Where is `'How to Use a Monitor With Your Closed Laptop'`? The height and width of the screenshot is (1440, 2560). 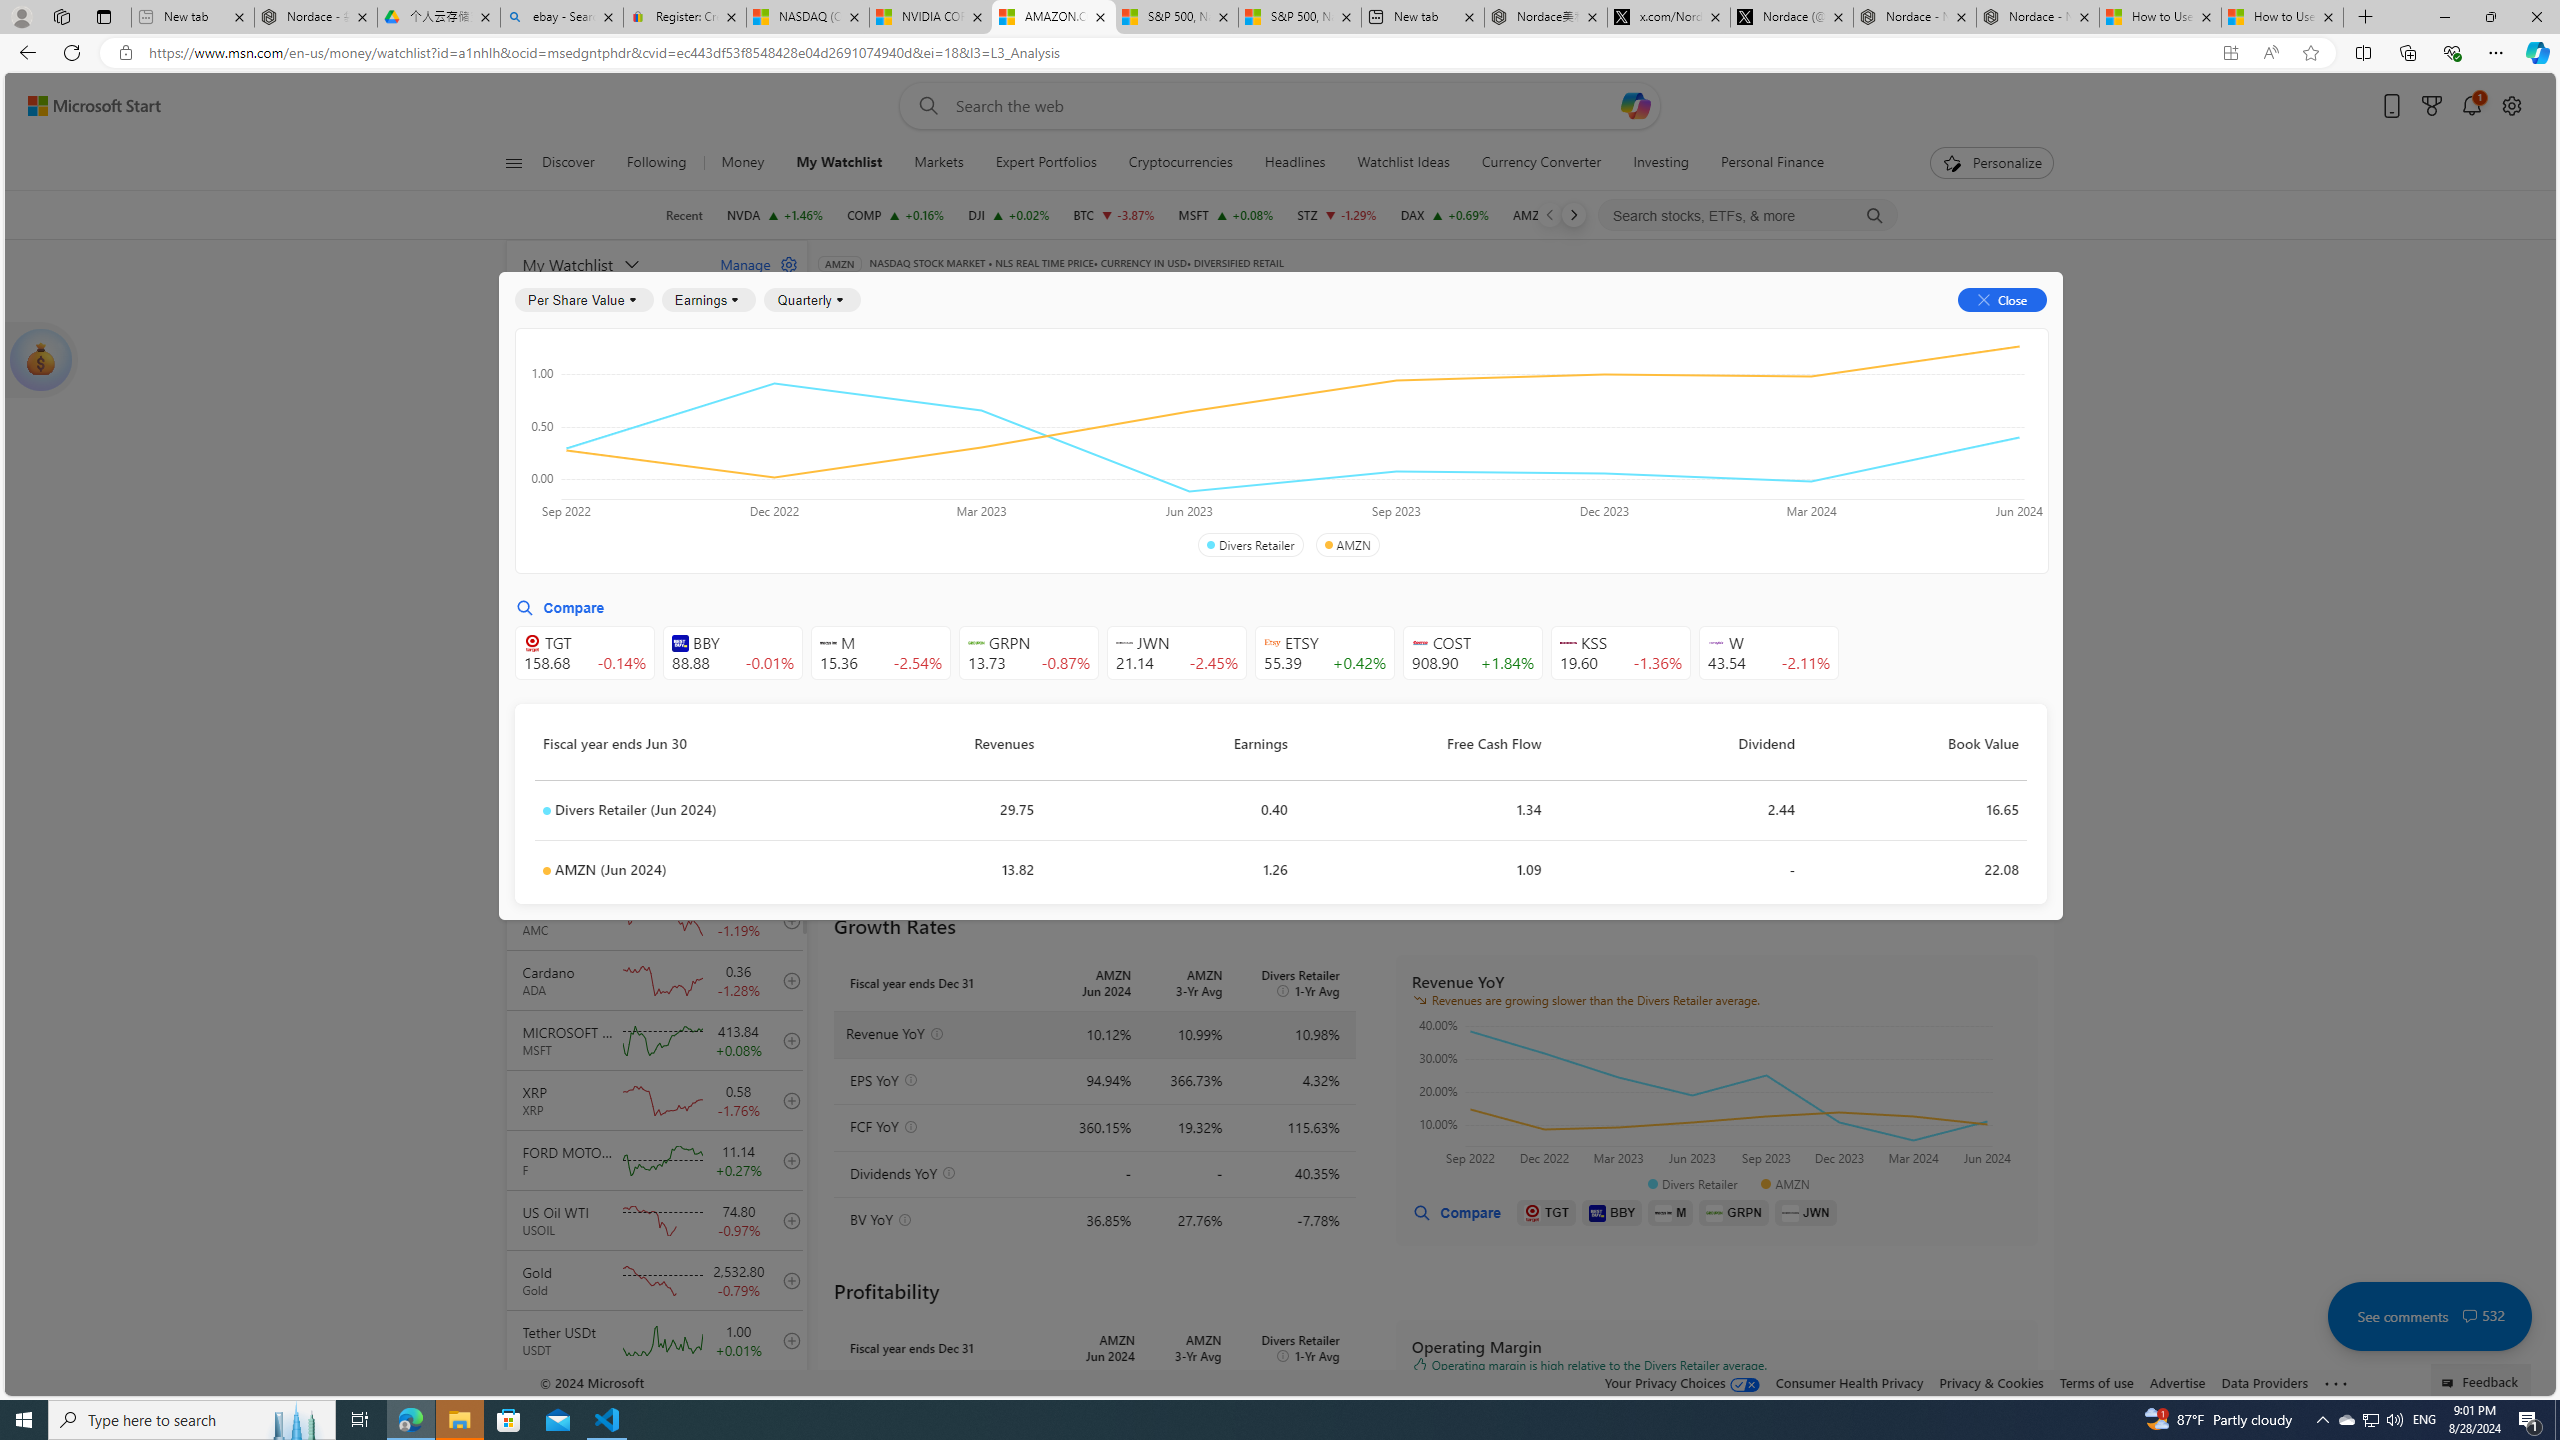
'How to Use a Monitor With Your Closed Laptop' is located at coordinates (2282, 16).